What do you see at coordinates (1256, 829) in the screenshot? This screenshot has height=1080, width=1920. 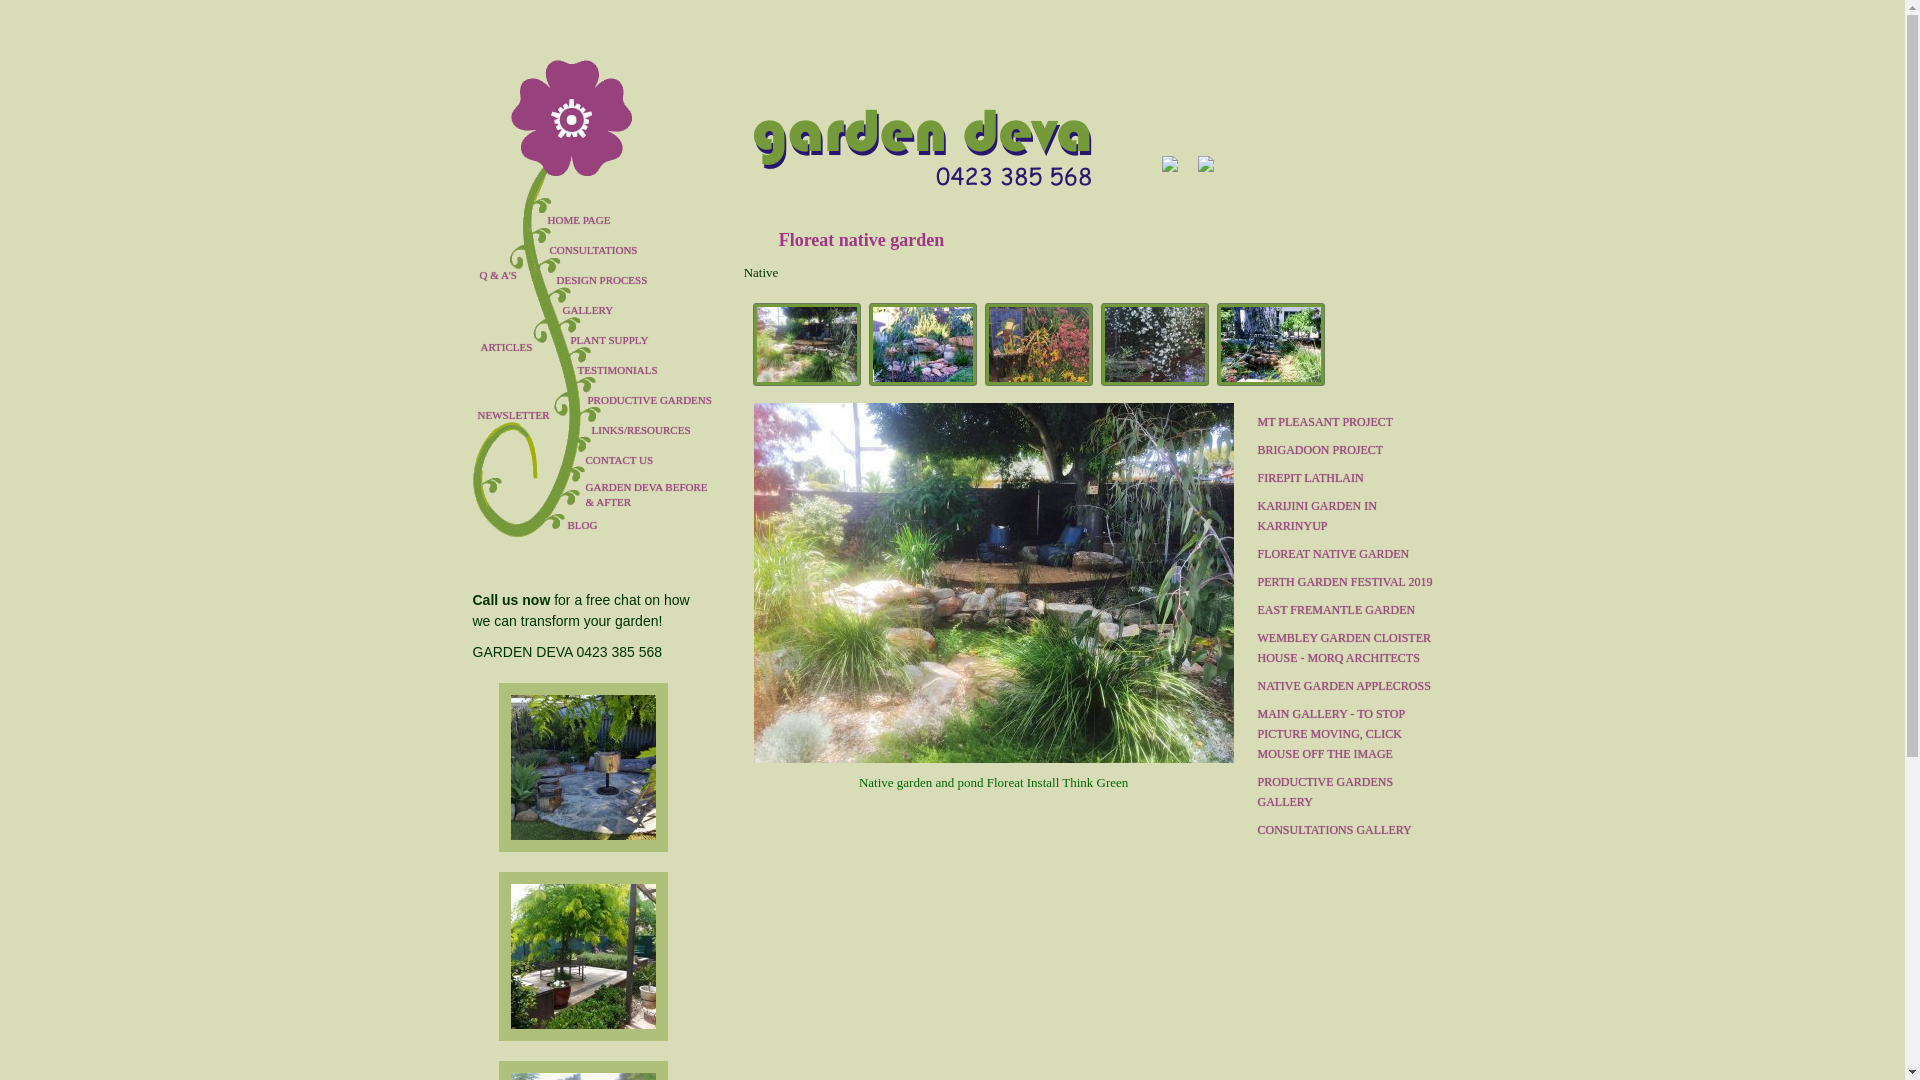 I see `'CONSULTATIONS GALLERY'` at bounding box center [1256, 829].